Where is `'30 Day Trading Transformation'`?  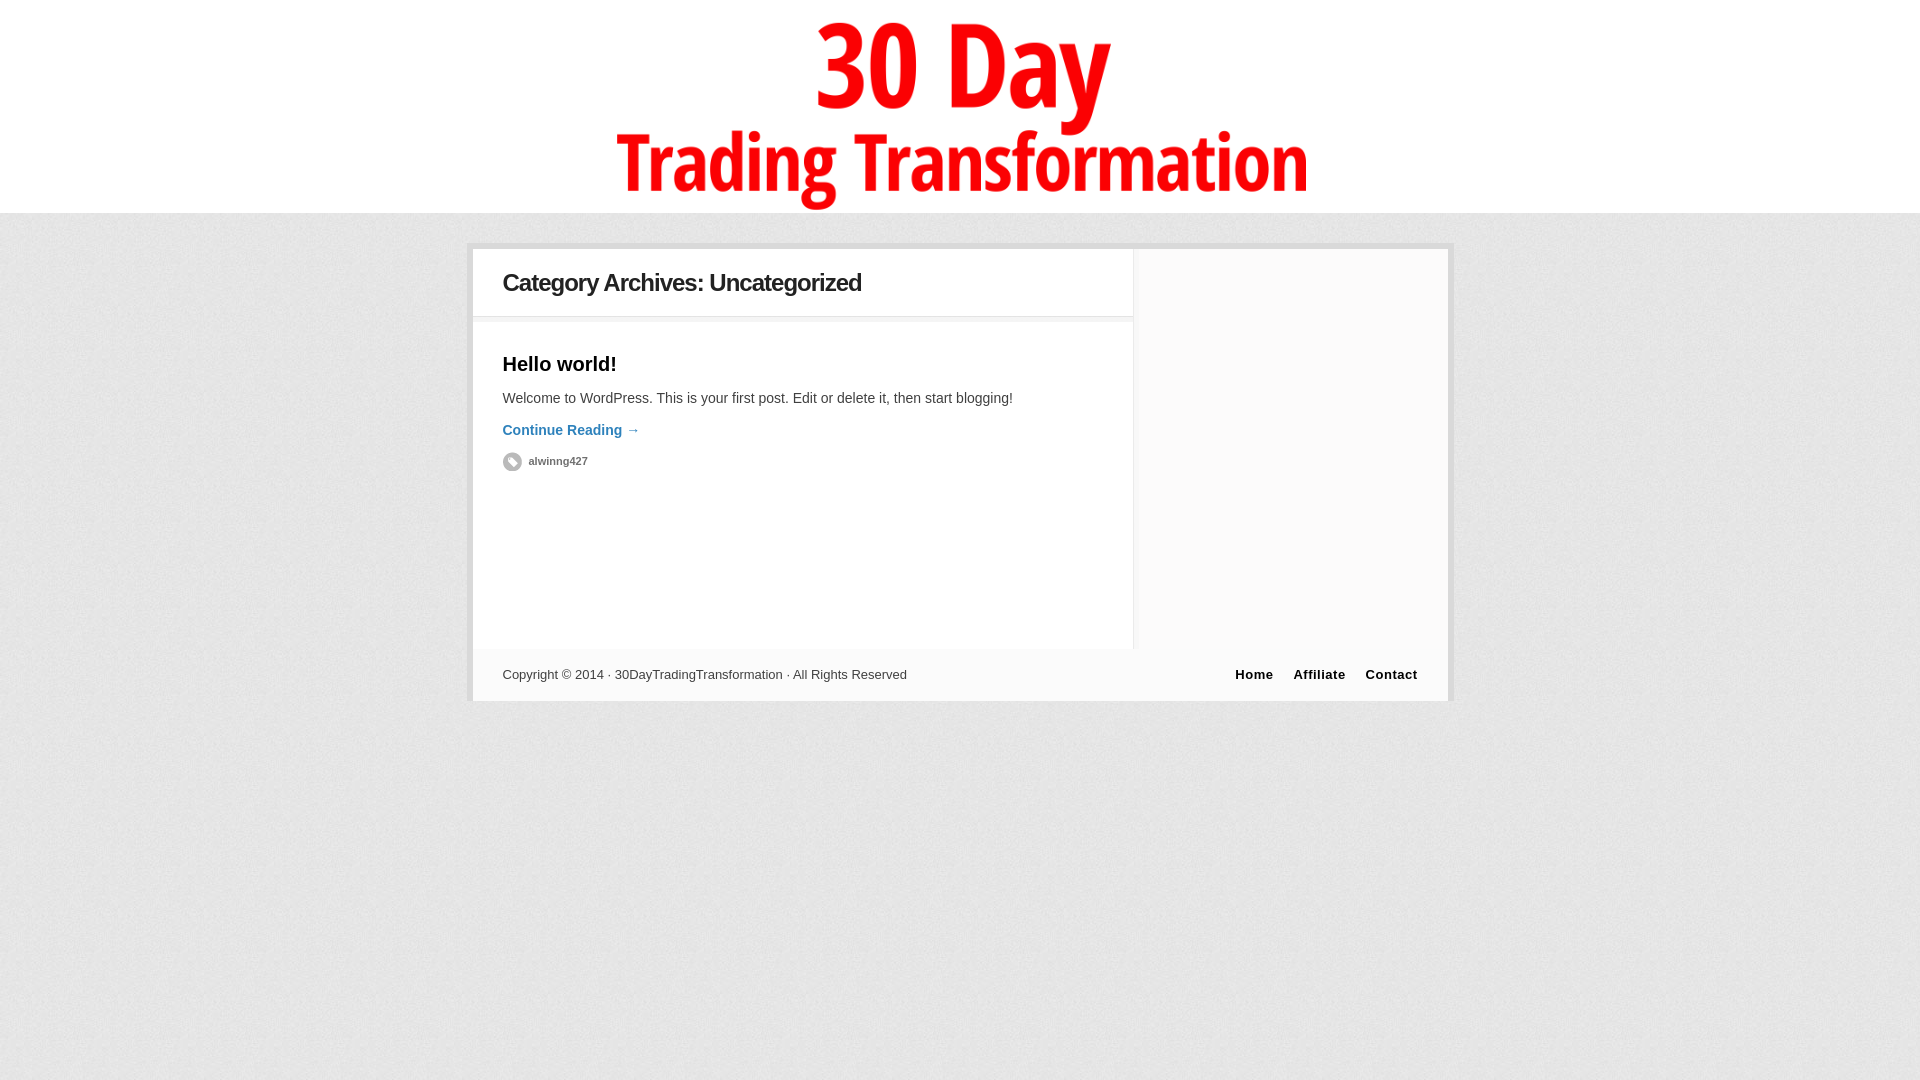
'30 Day Trading Transformation' is located at coordinates (575, 208).